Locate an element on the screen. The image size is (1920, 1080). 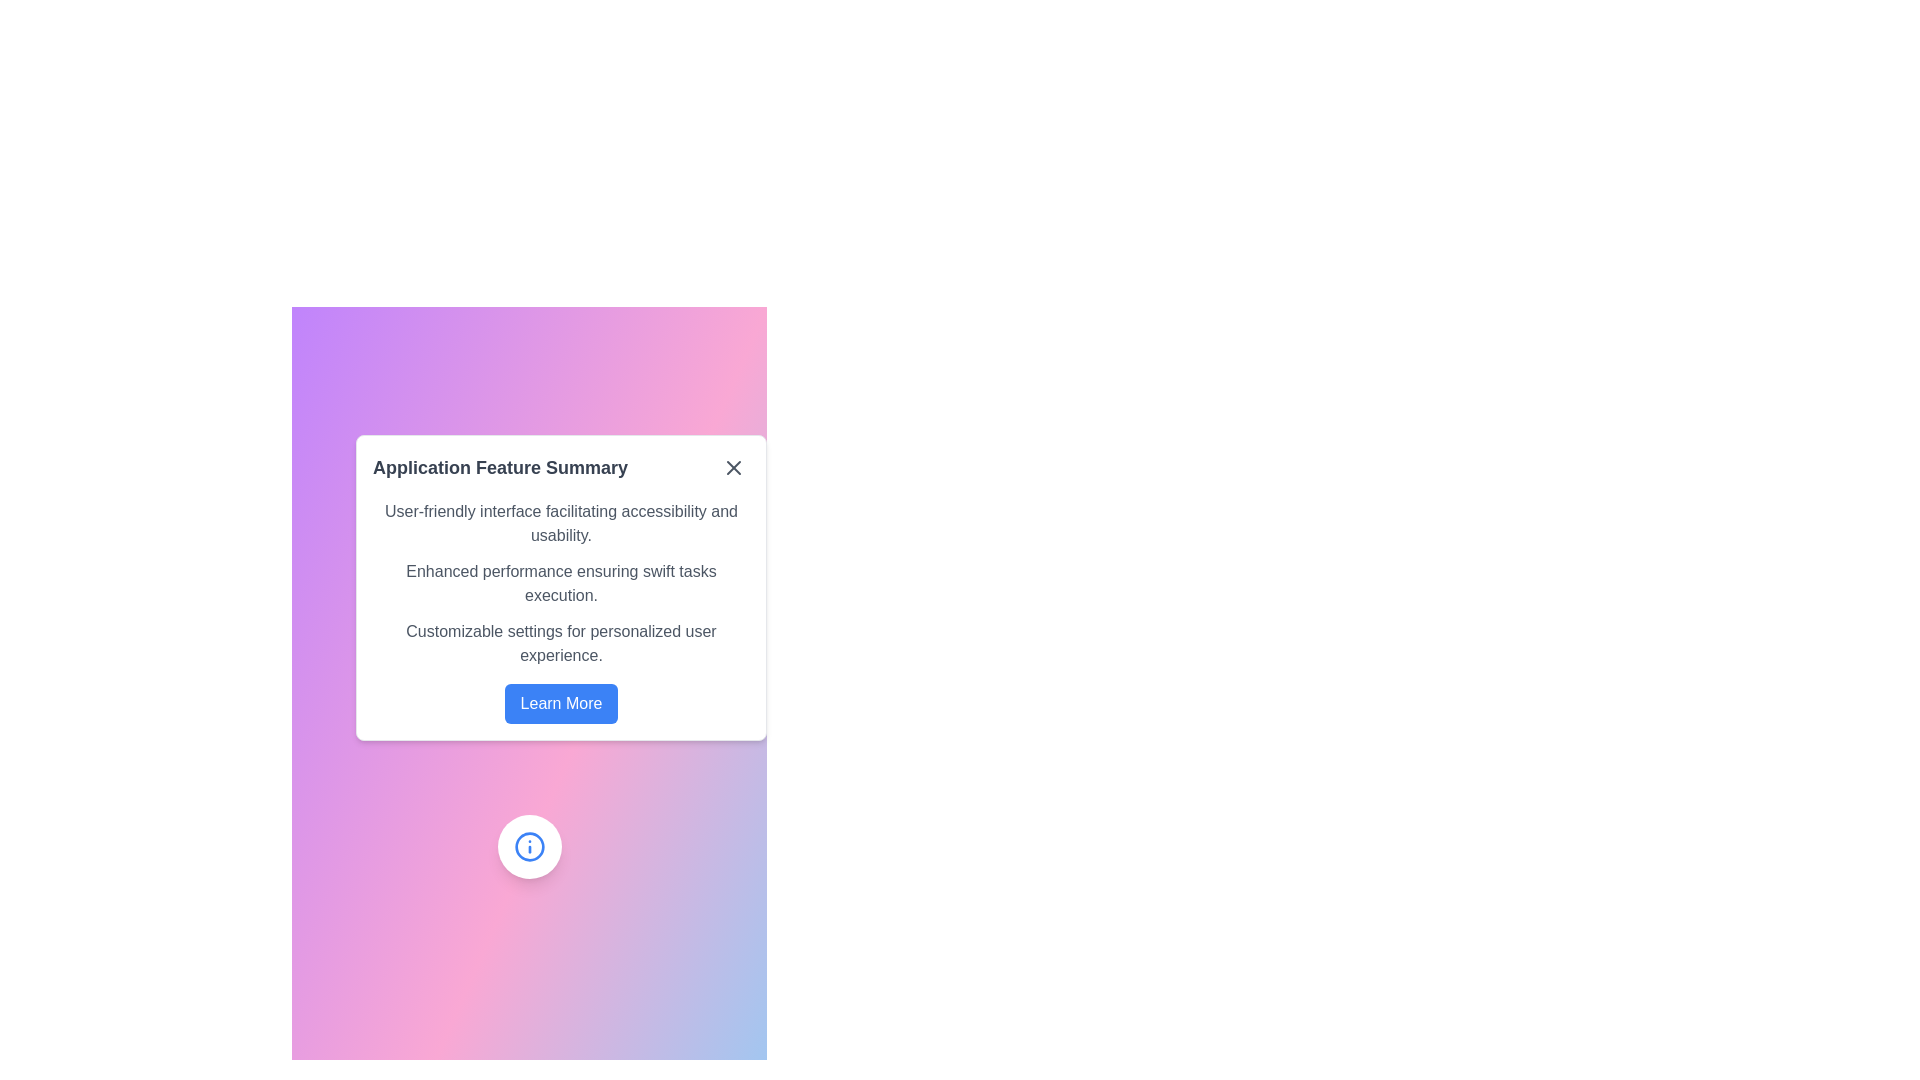
the multi-line text block styled with light gray font color, located in the middle section of a white card, which is directly below the title 'Application Feature Summary' is located at coordinates (560, 583).